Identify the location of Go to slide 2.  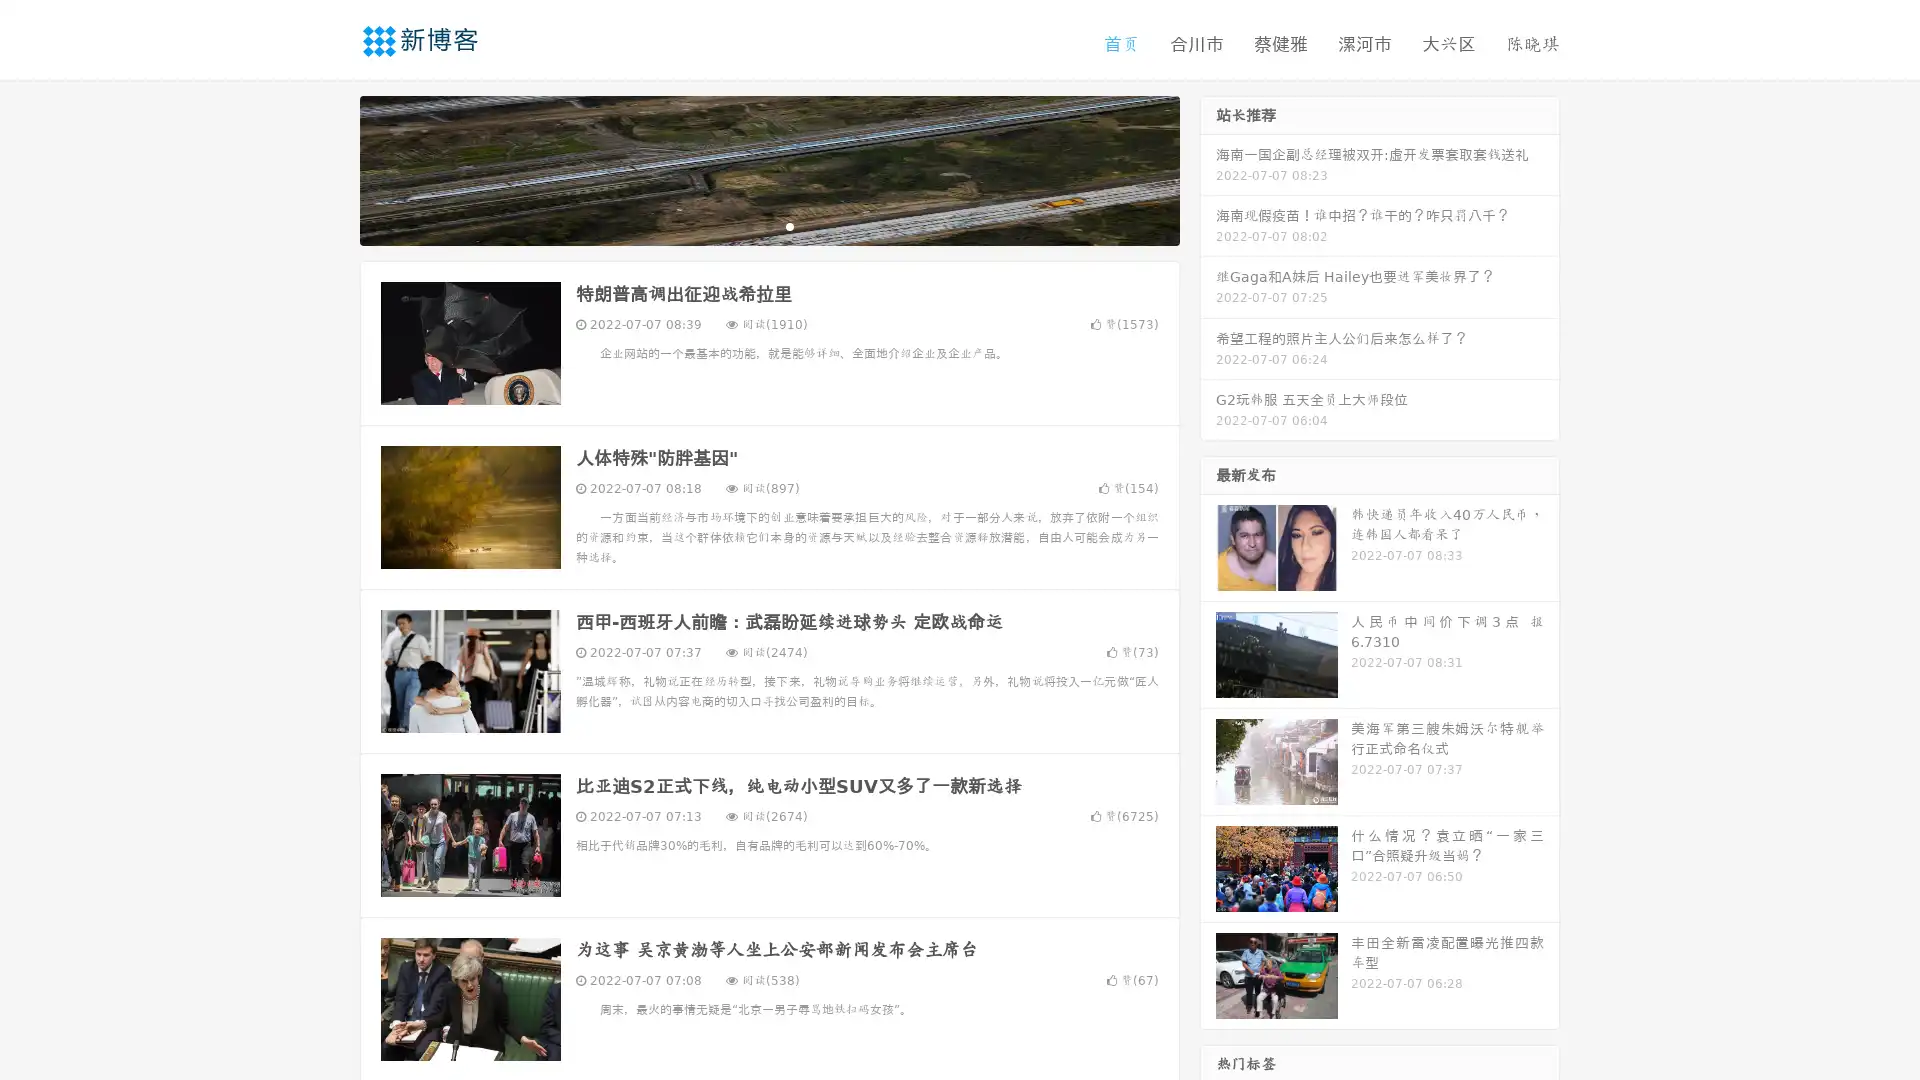
(768, 225).